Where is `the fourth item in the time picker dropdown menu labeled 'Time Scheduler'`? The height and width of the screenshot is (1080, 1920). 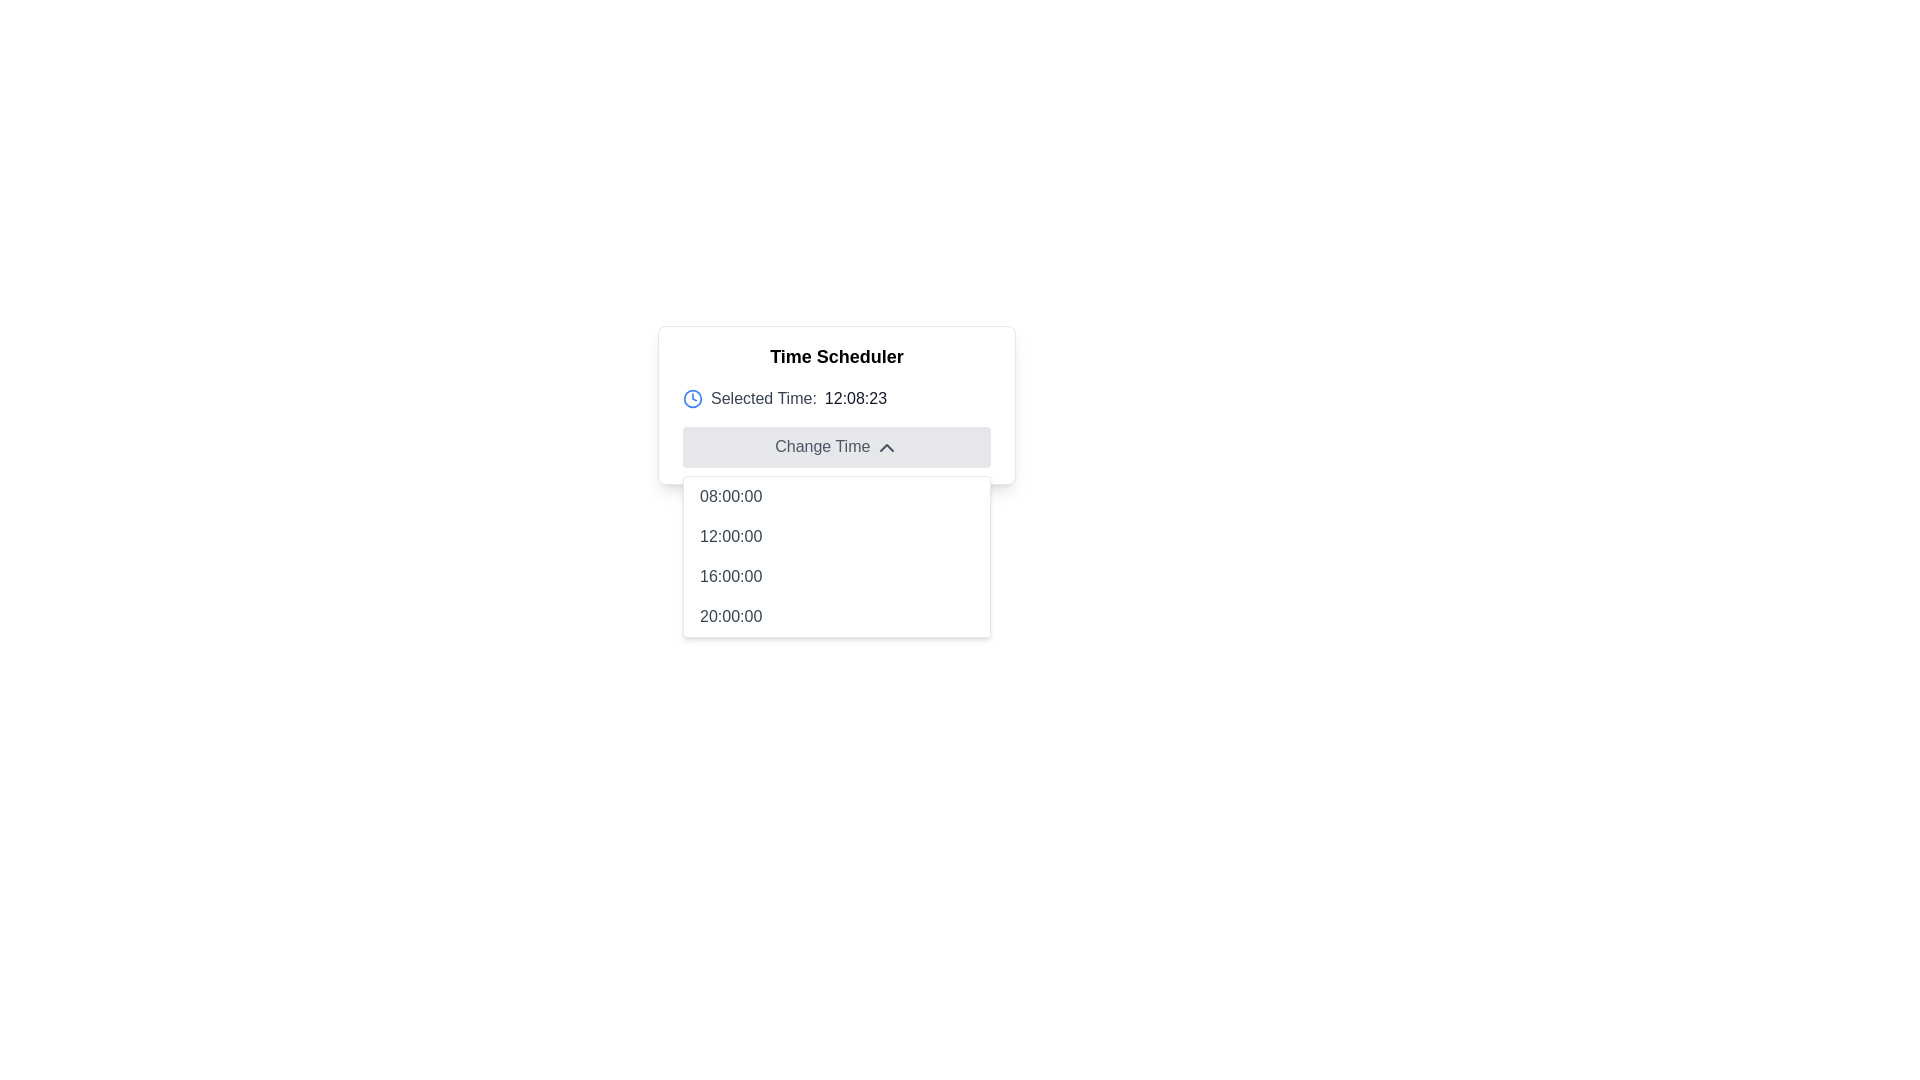 the fourth item in the time picker dropdown menu labeled 'Time Scheduler' is located at coordinates (836, 615).